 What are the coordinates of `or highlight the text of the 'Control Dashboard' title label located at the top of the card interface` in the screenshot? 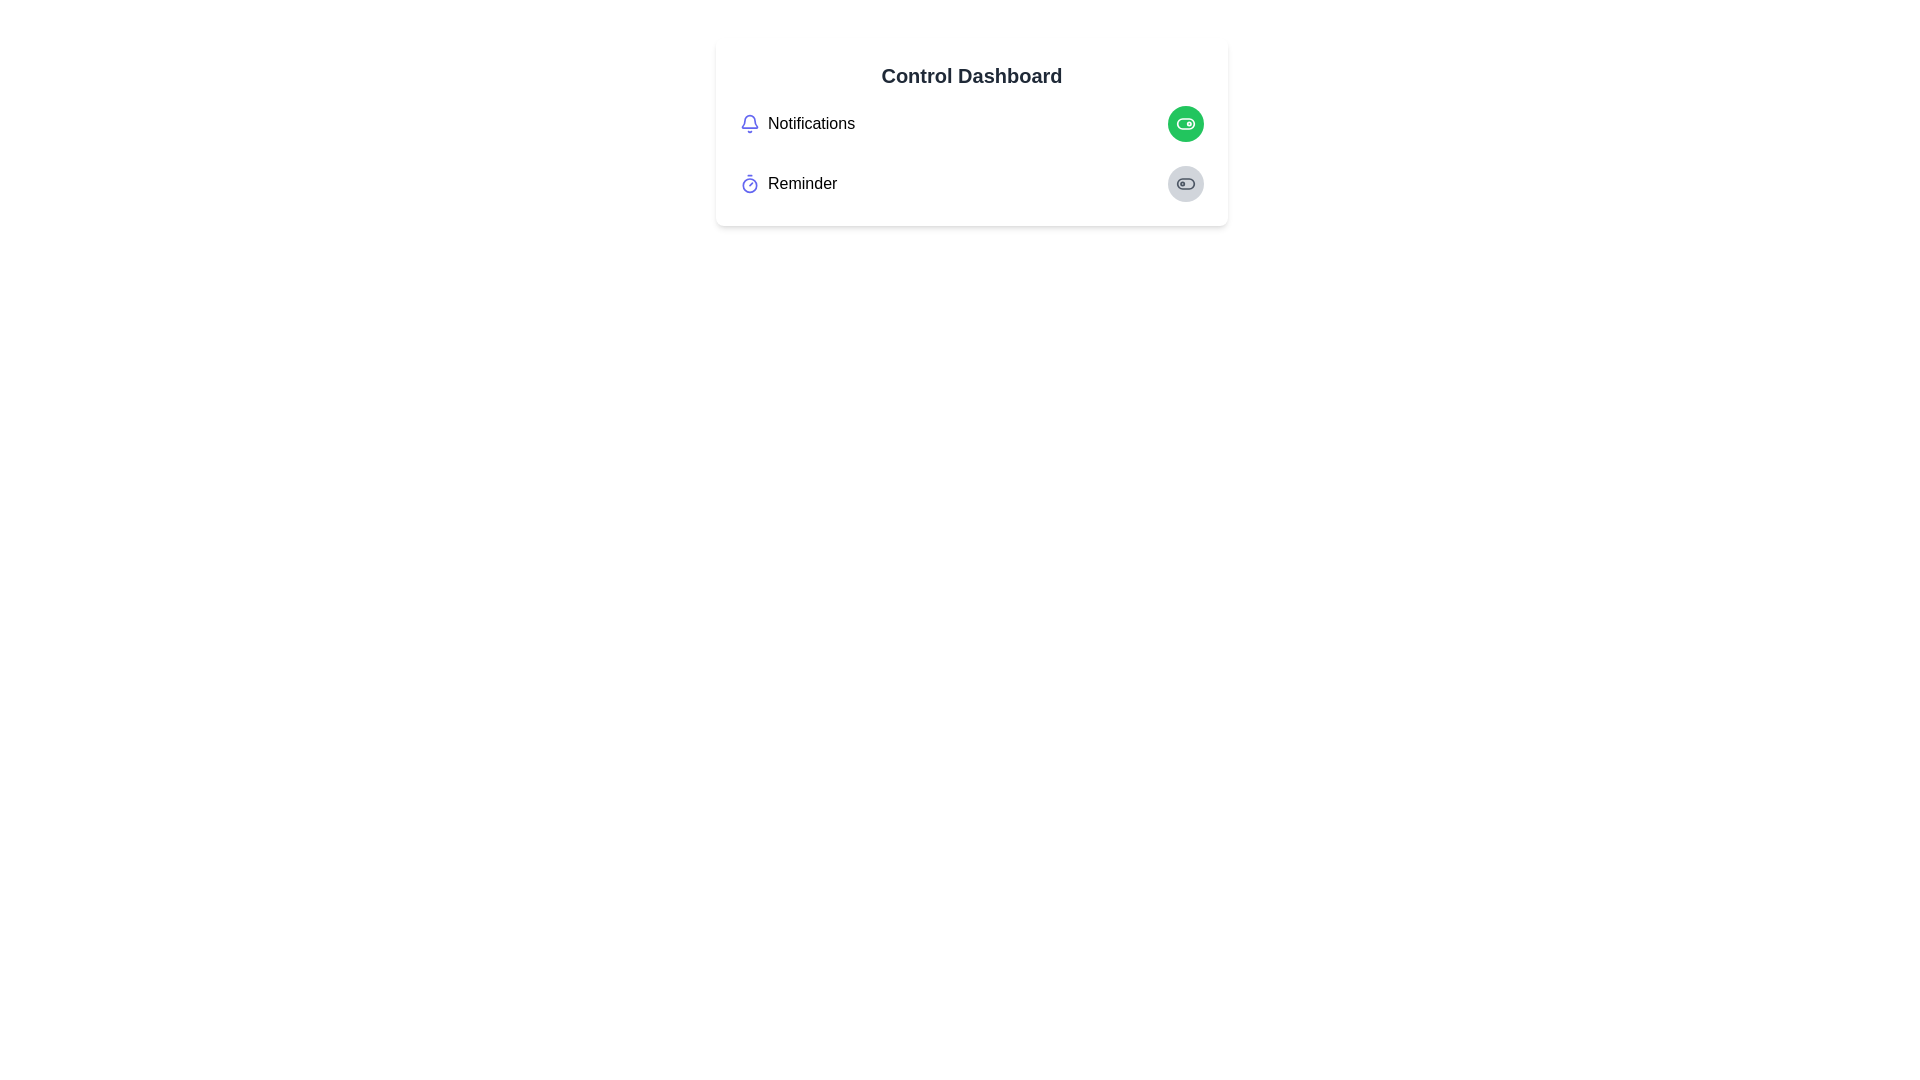 It's located at (971, 75).